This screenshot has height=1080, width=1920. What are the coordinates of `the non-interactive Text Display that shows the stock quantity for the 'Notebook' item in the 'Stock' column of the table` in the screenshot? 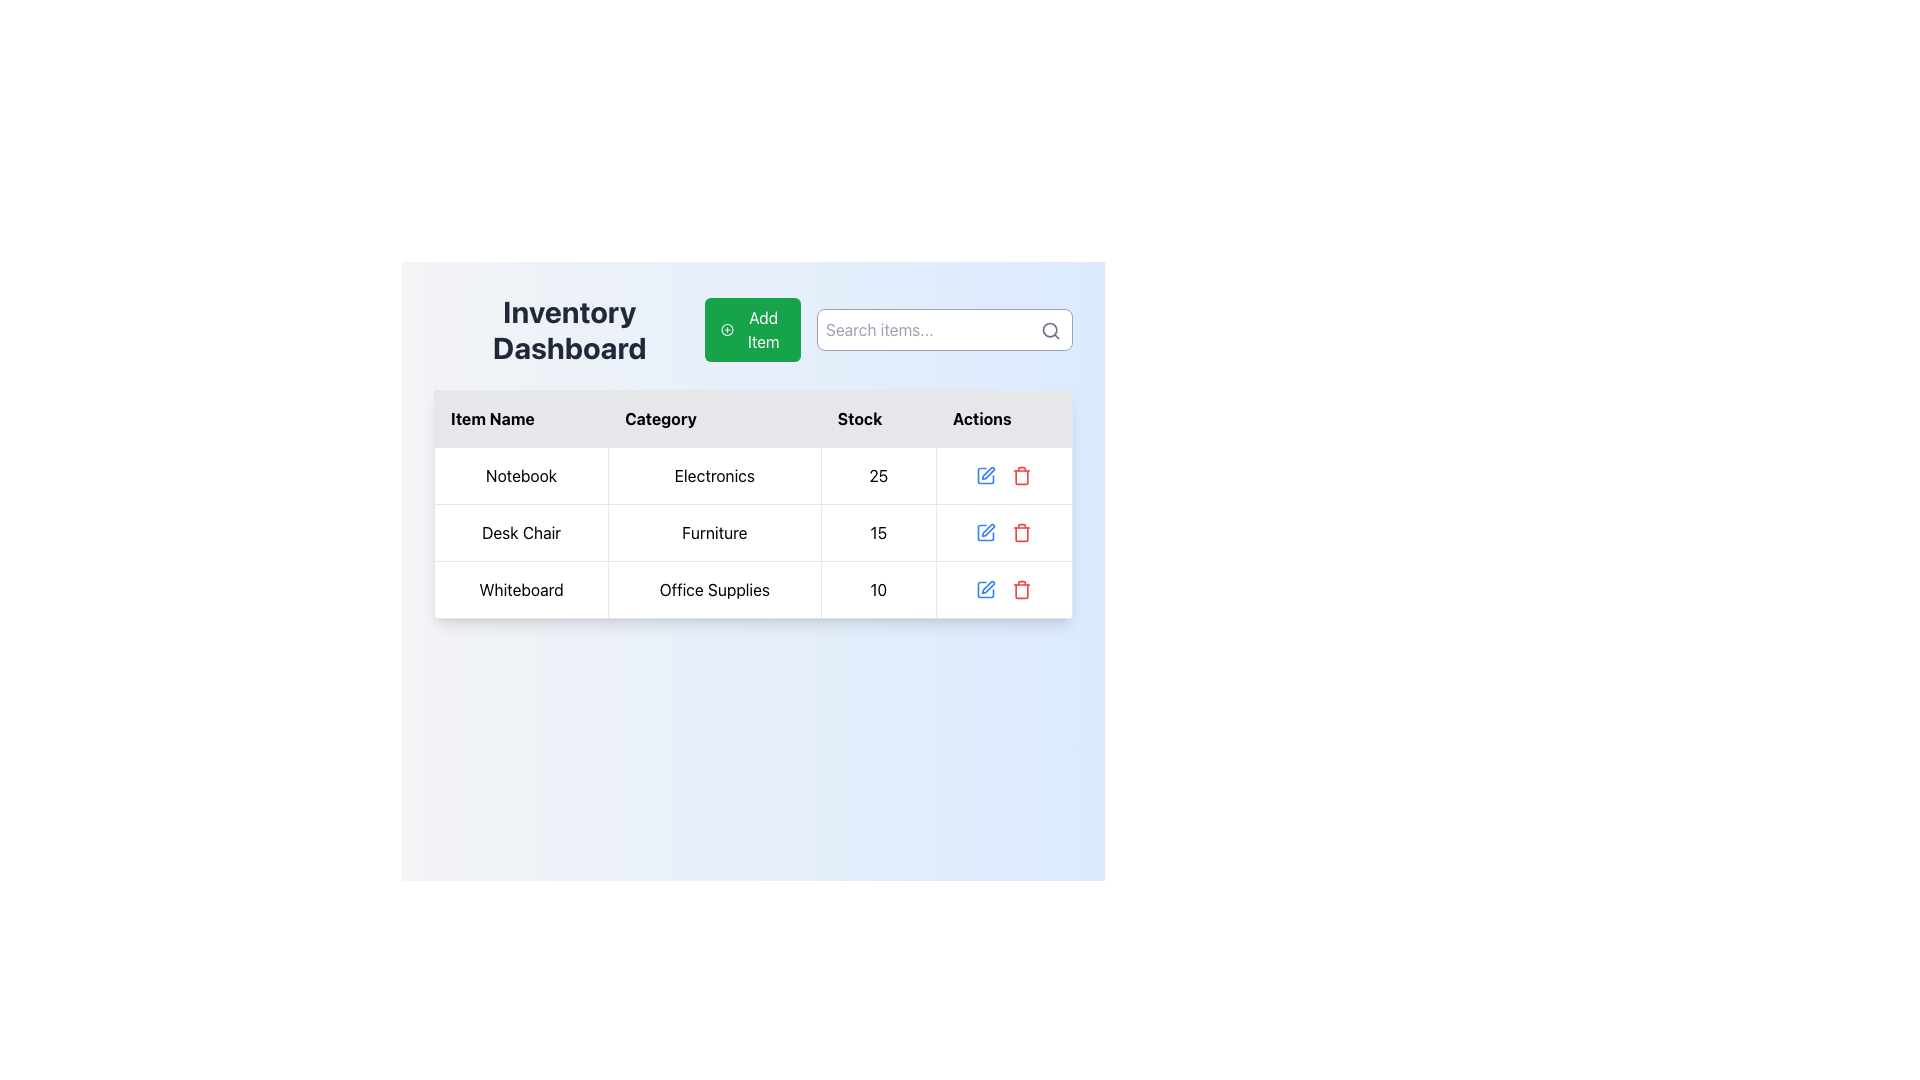 It's located at (878, 475).